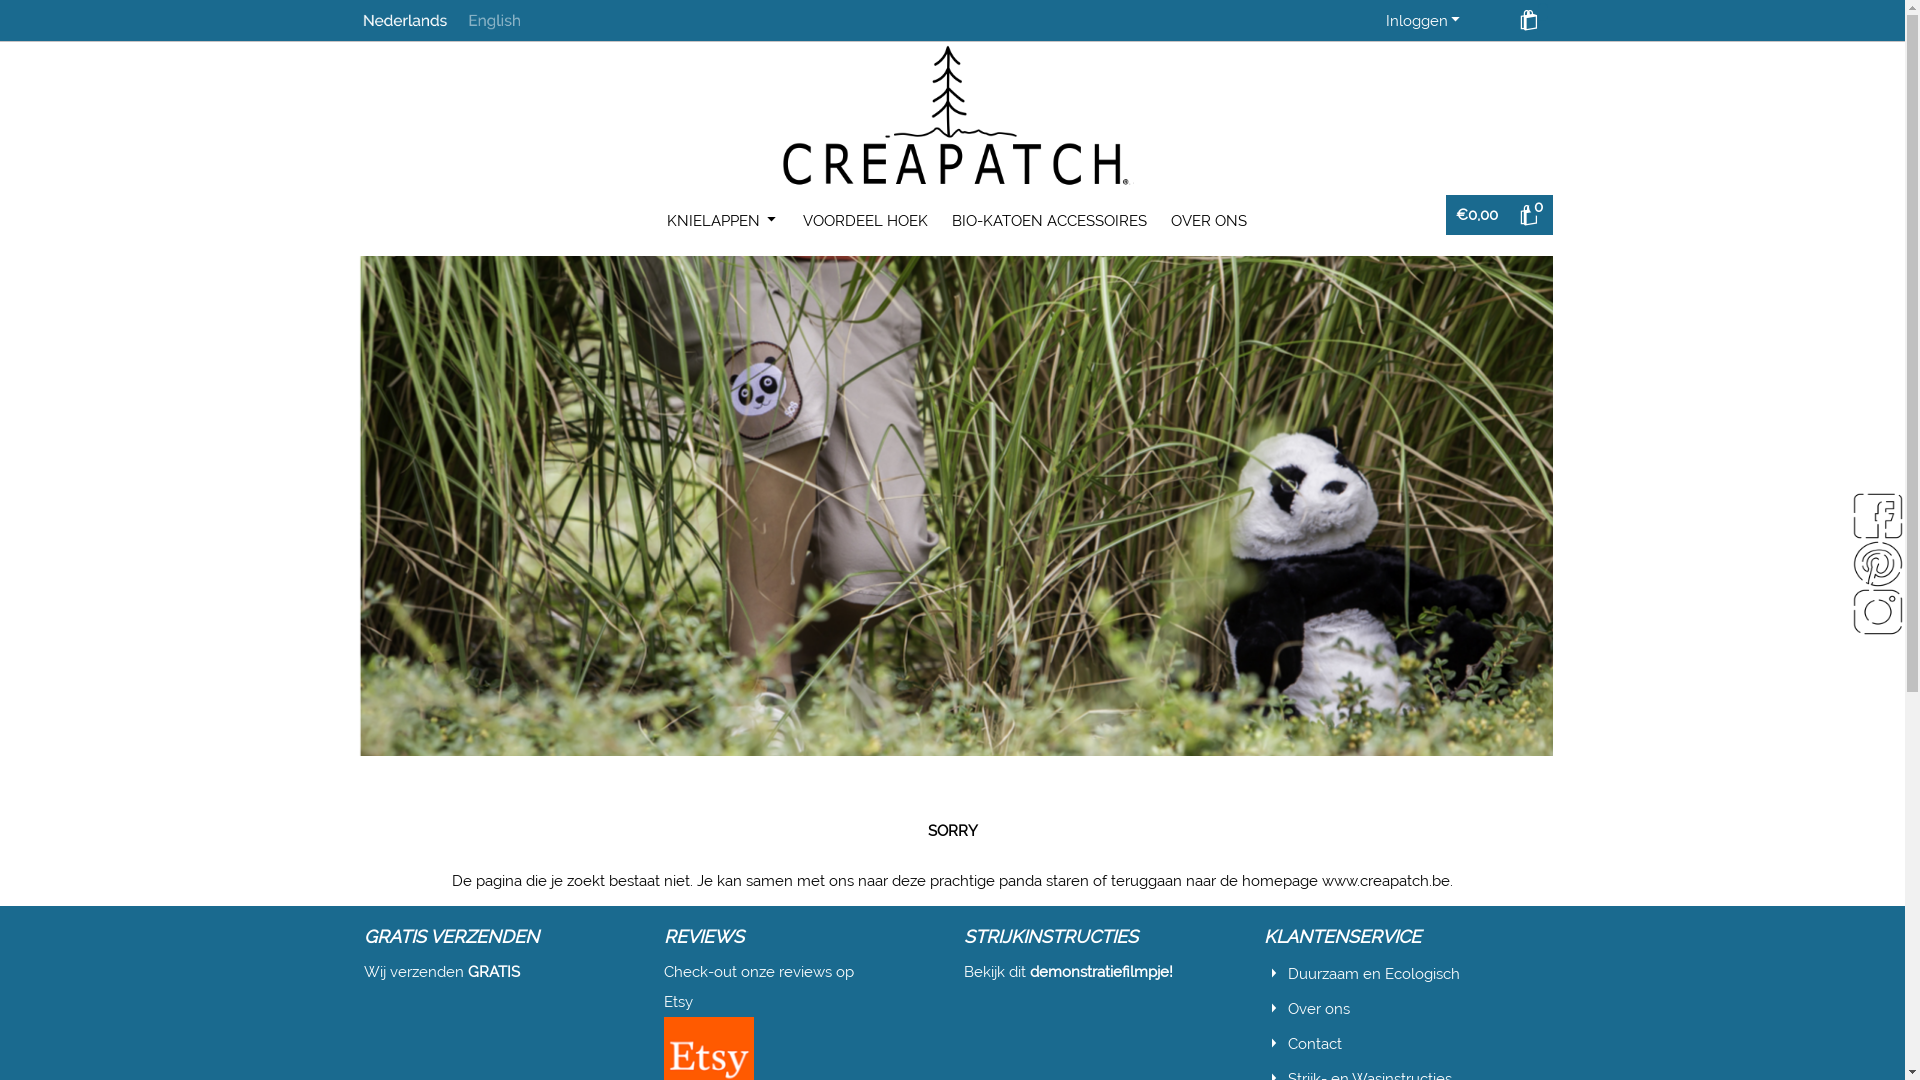 This screenshot has height=1080, width=1920. Describe the element at coordinates (1287, 1009) in the screenshot. I see `'Over ons'` at that location.